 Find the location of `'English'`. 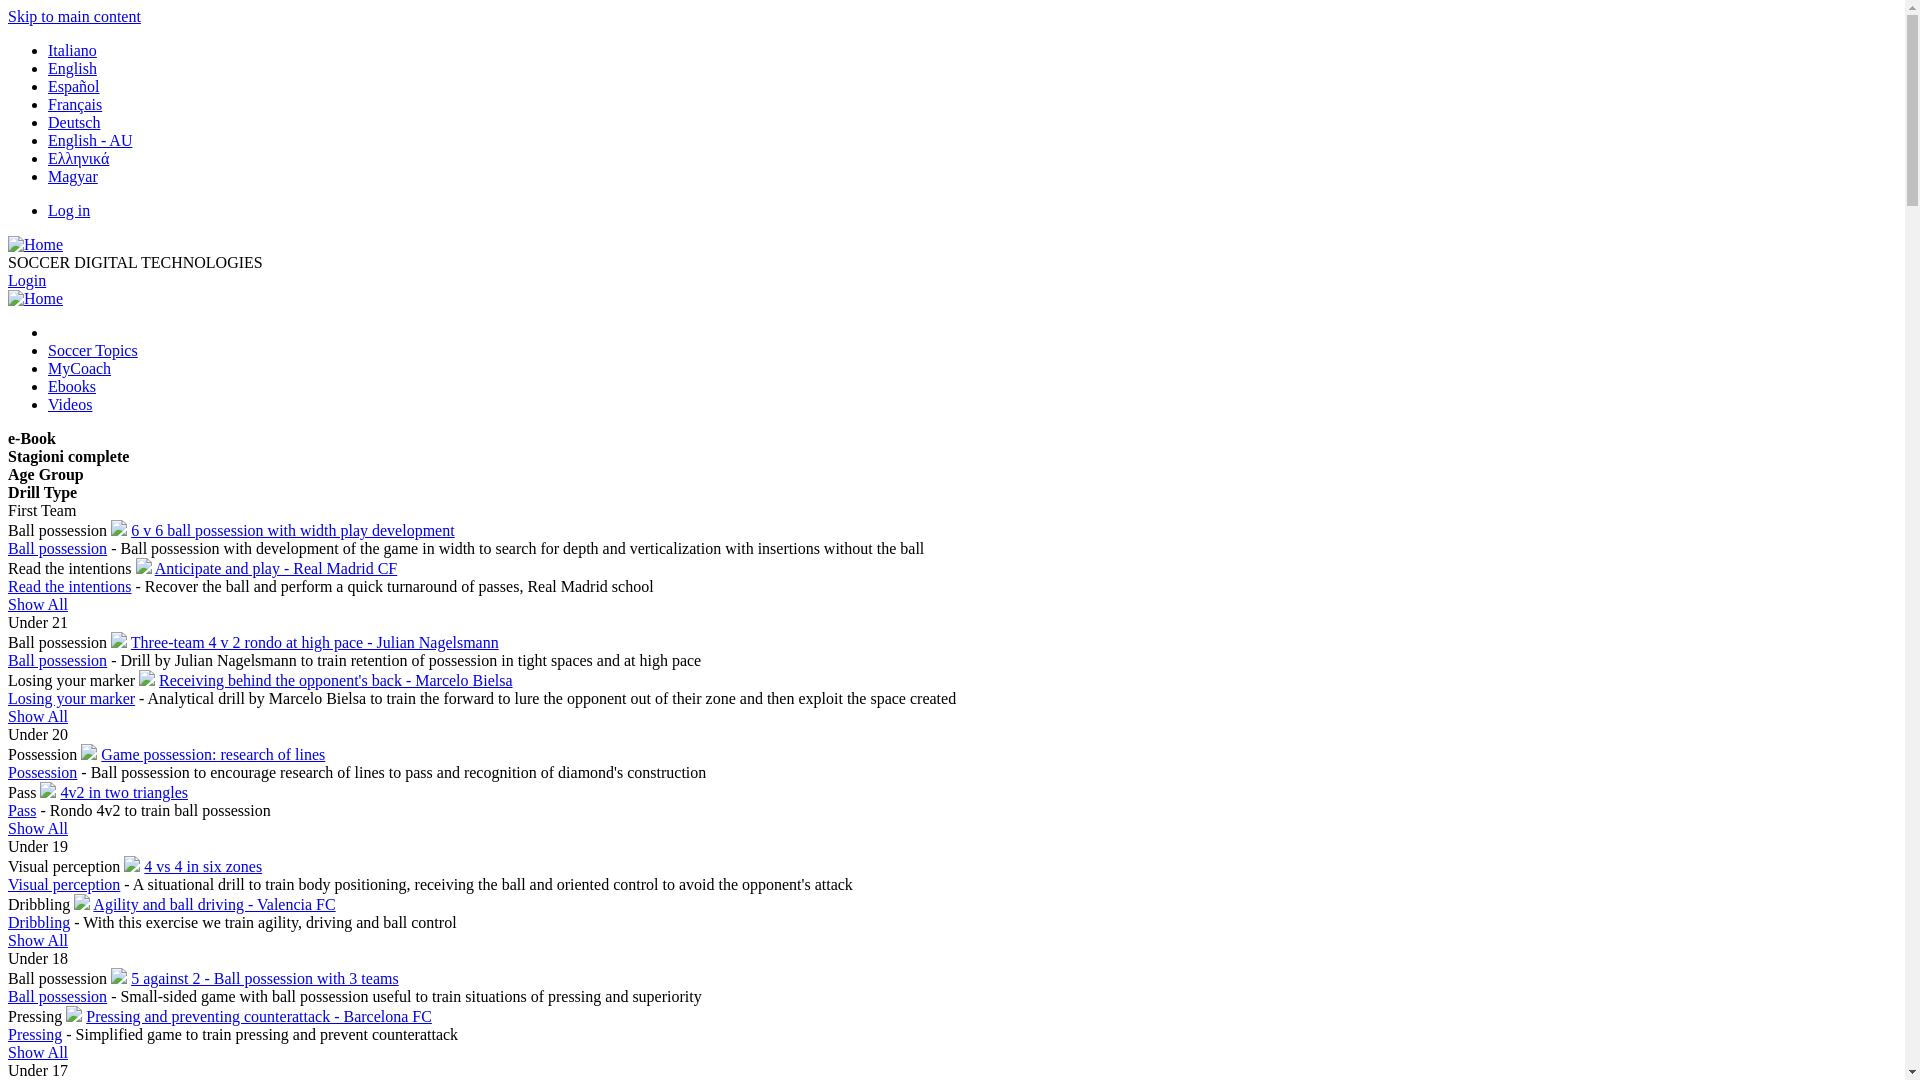

'English' is located at coordinates (72, 67).